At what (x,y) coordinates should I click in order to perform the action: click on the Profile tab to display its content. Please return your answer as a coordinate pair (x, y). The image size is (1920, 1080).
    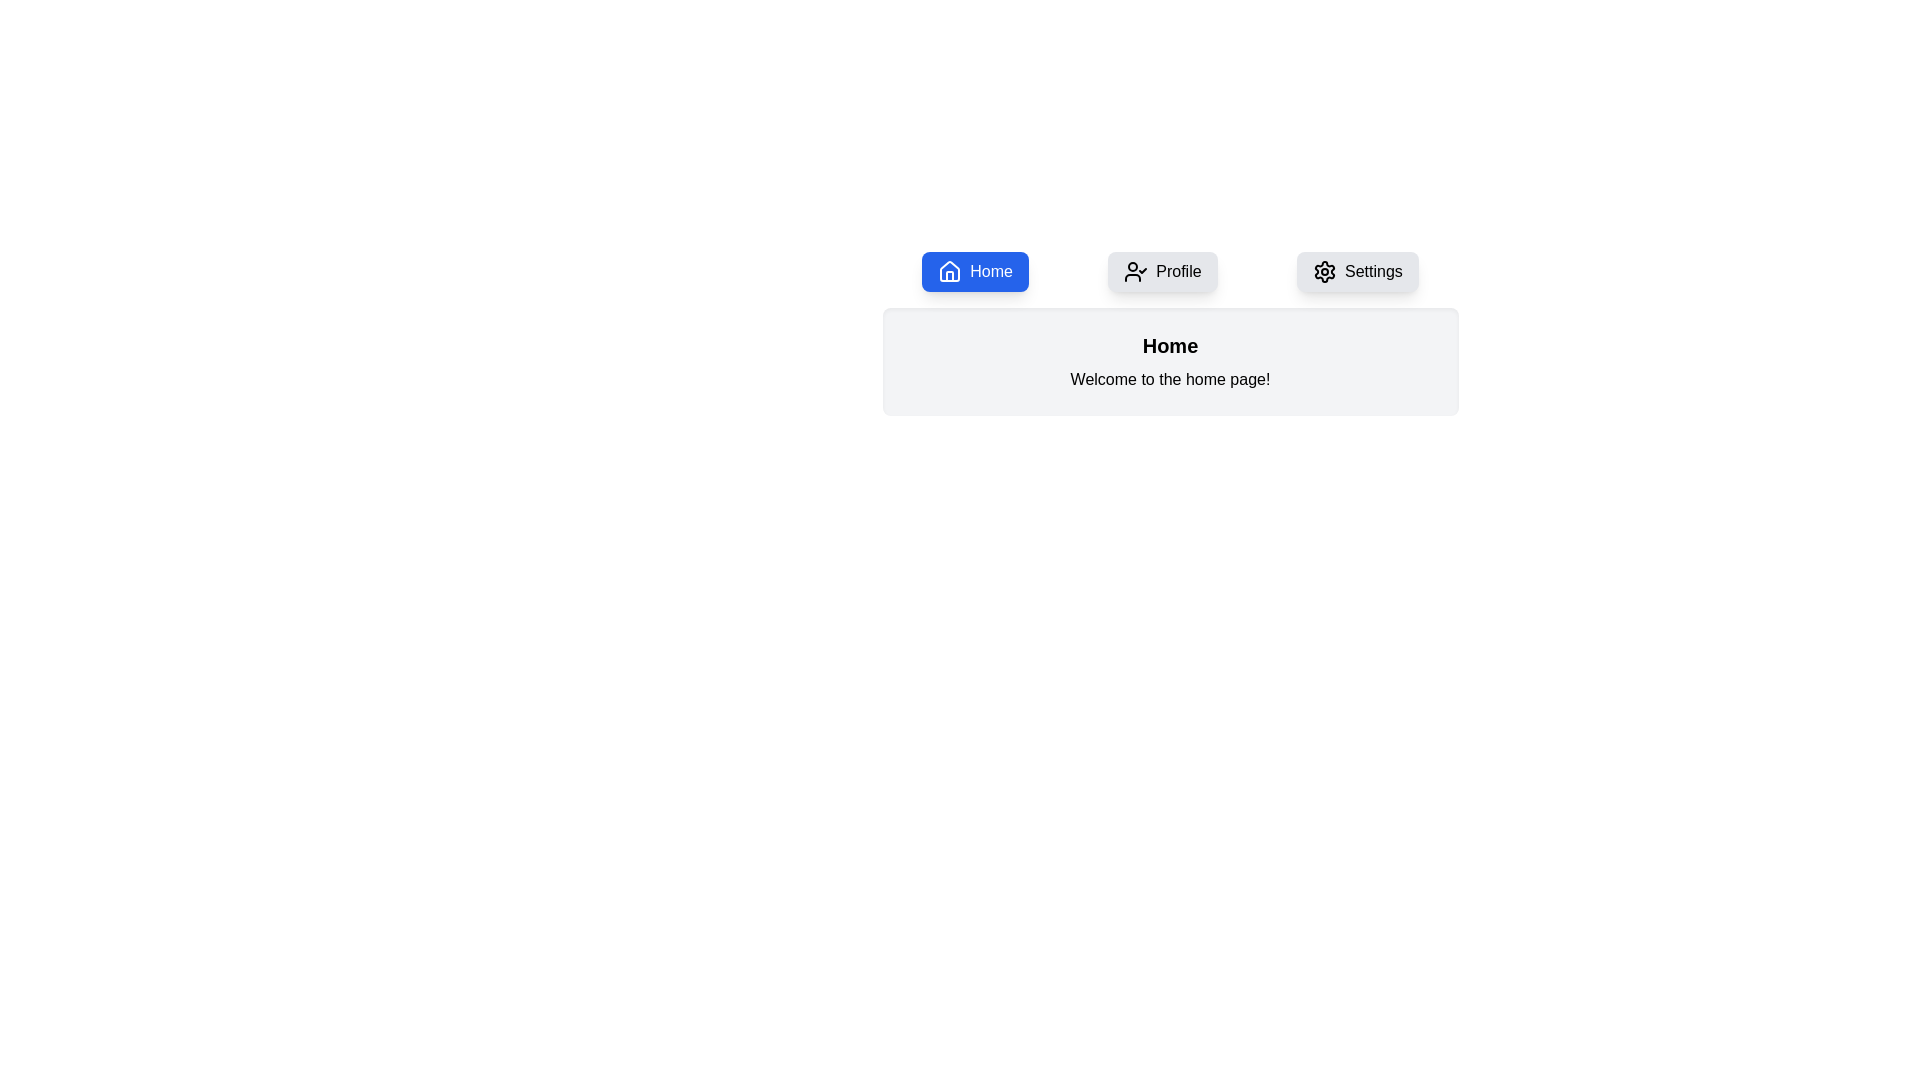
    Looking at the image, I should click on (1162, 272).